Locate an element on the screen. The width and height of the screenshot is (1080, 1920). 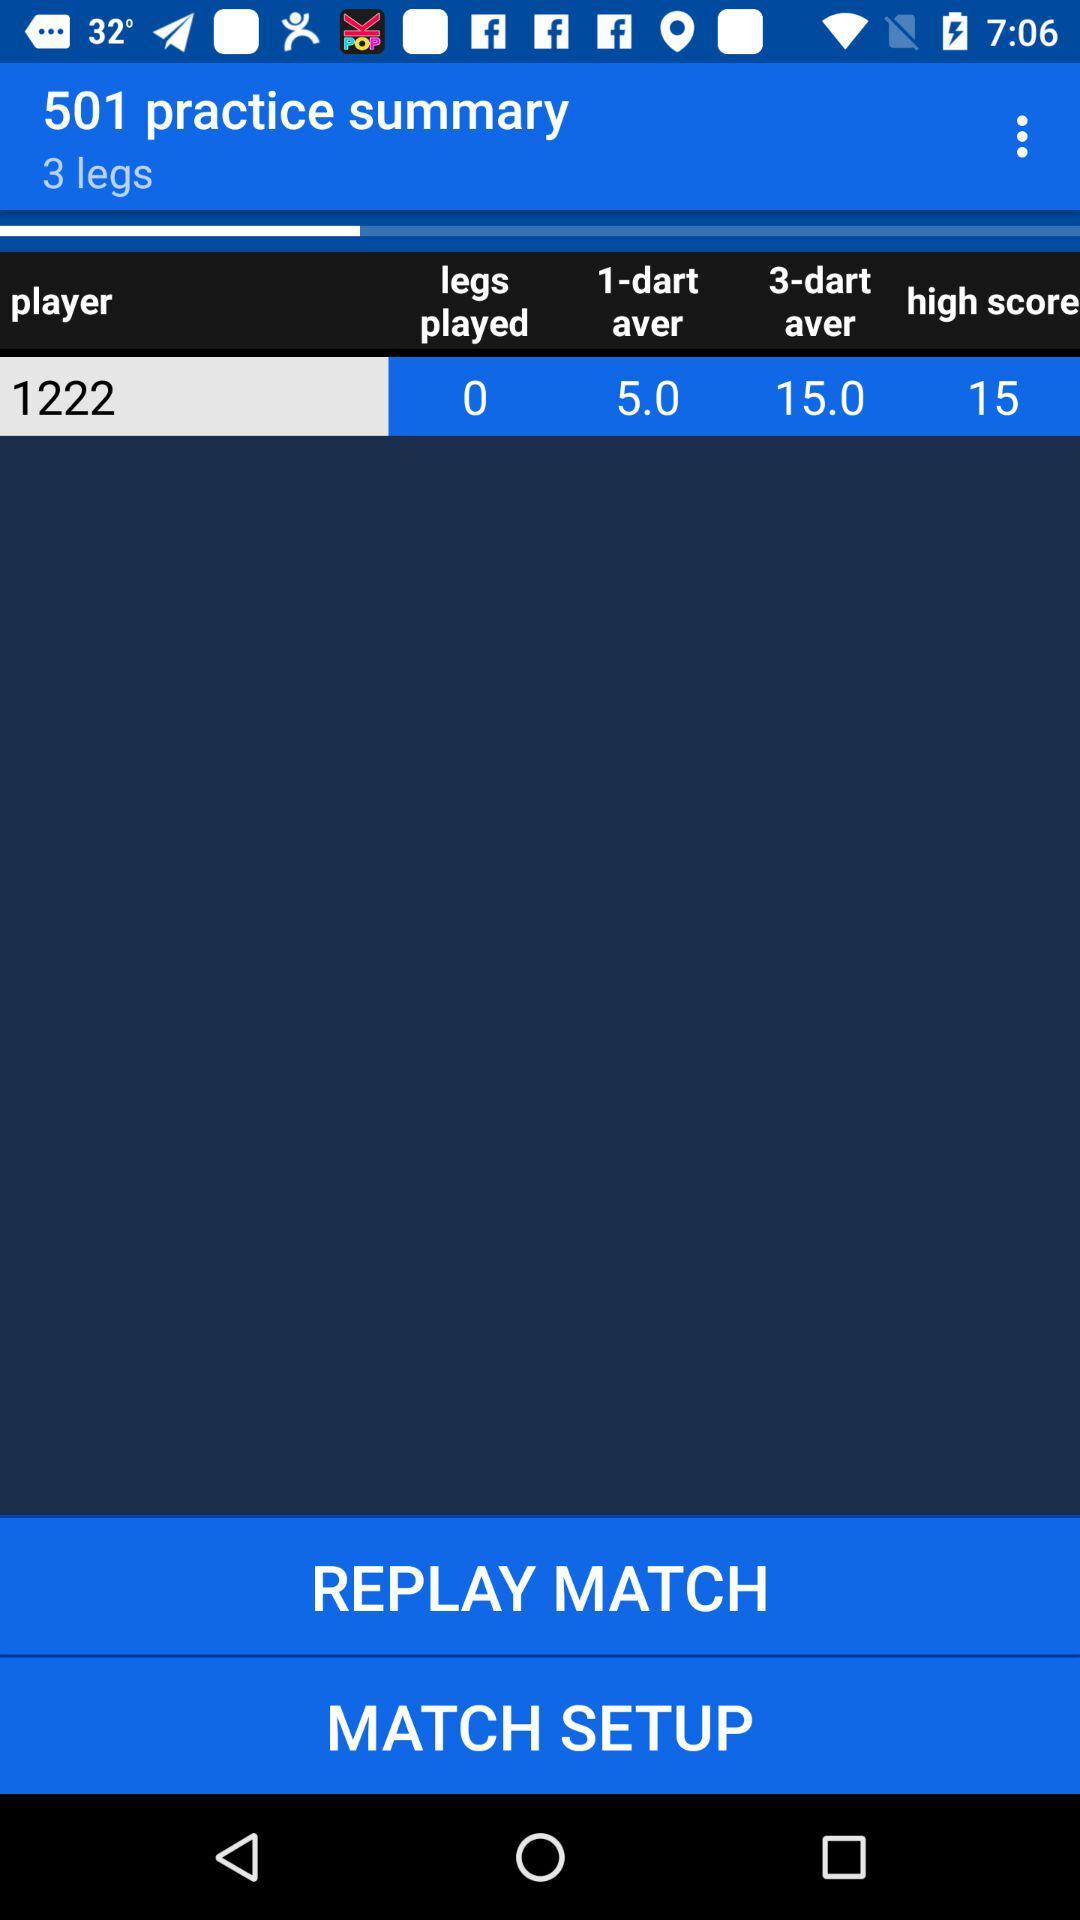
item above the match setup icon is located at coordinates (540, 1585).